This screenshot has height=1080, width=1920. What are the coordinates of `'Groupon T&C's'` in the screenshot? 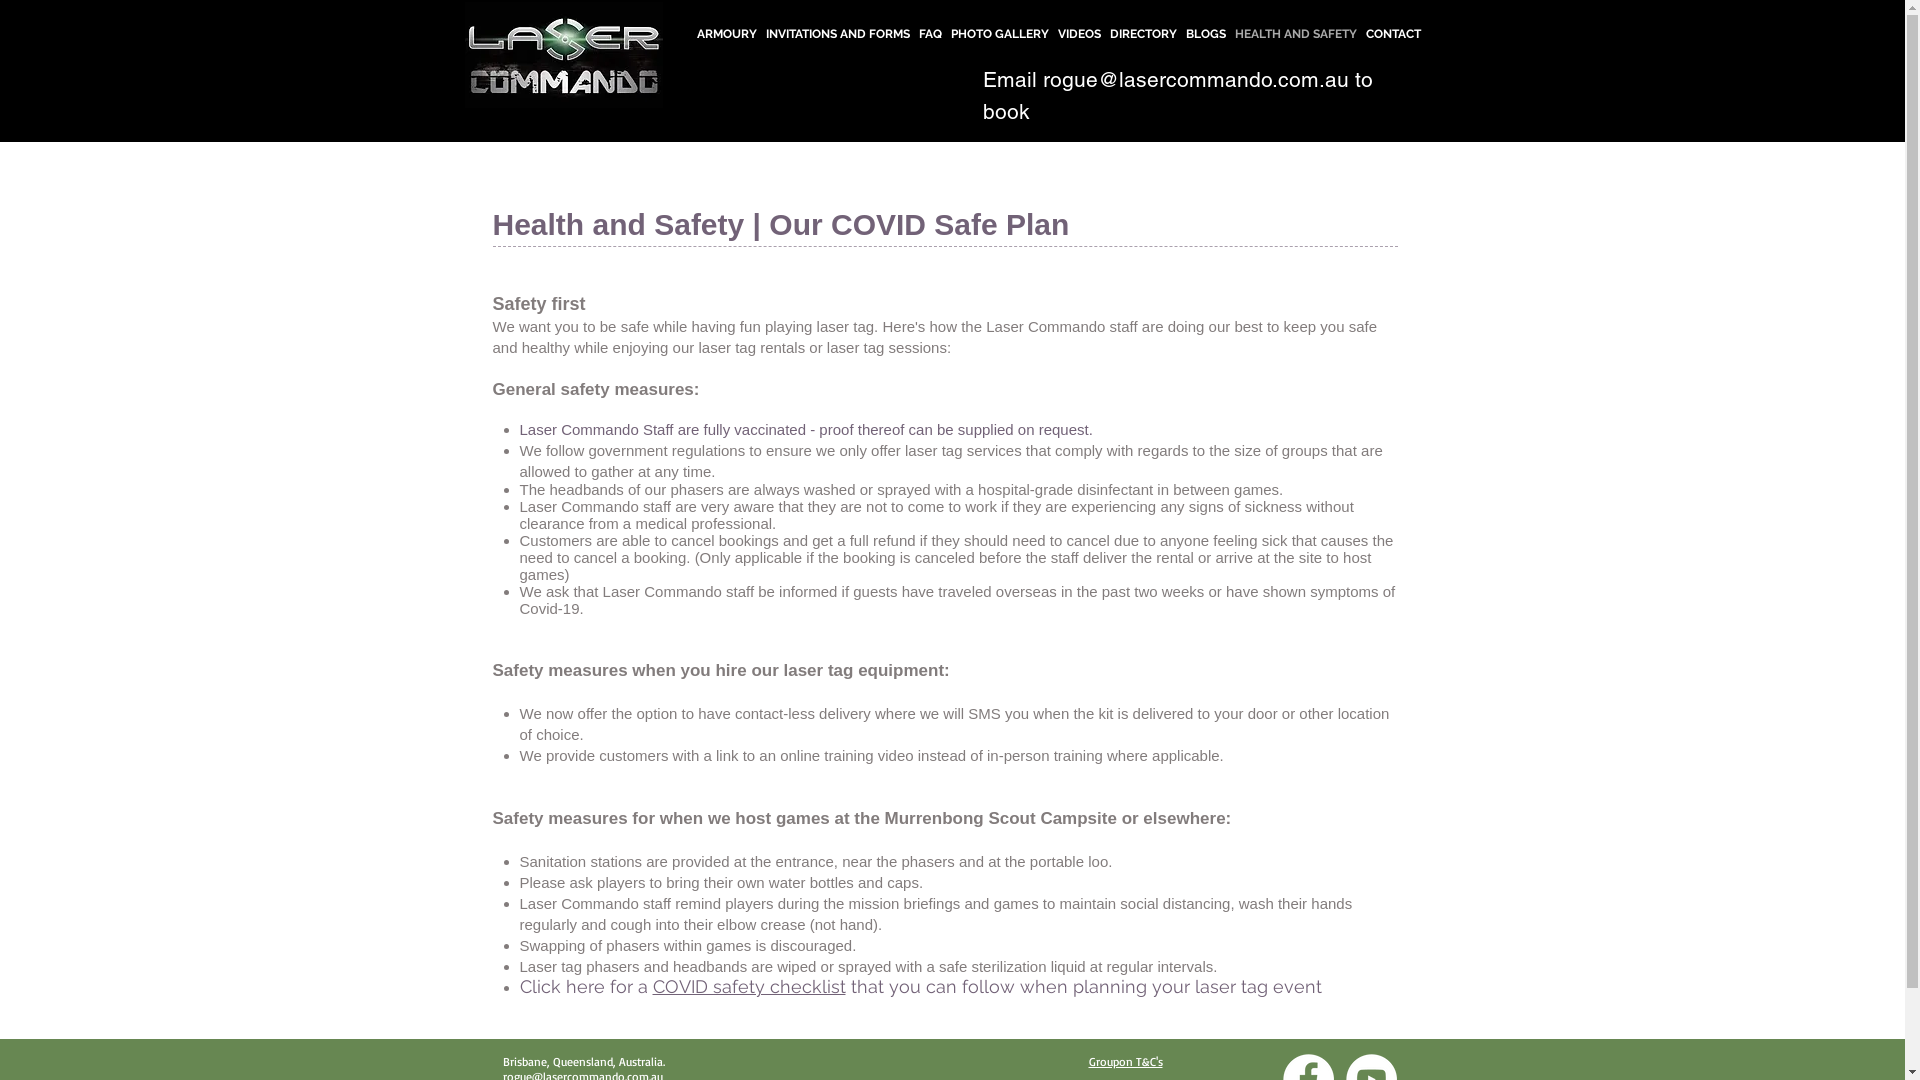 It's located at (1124, 1060).